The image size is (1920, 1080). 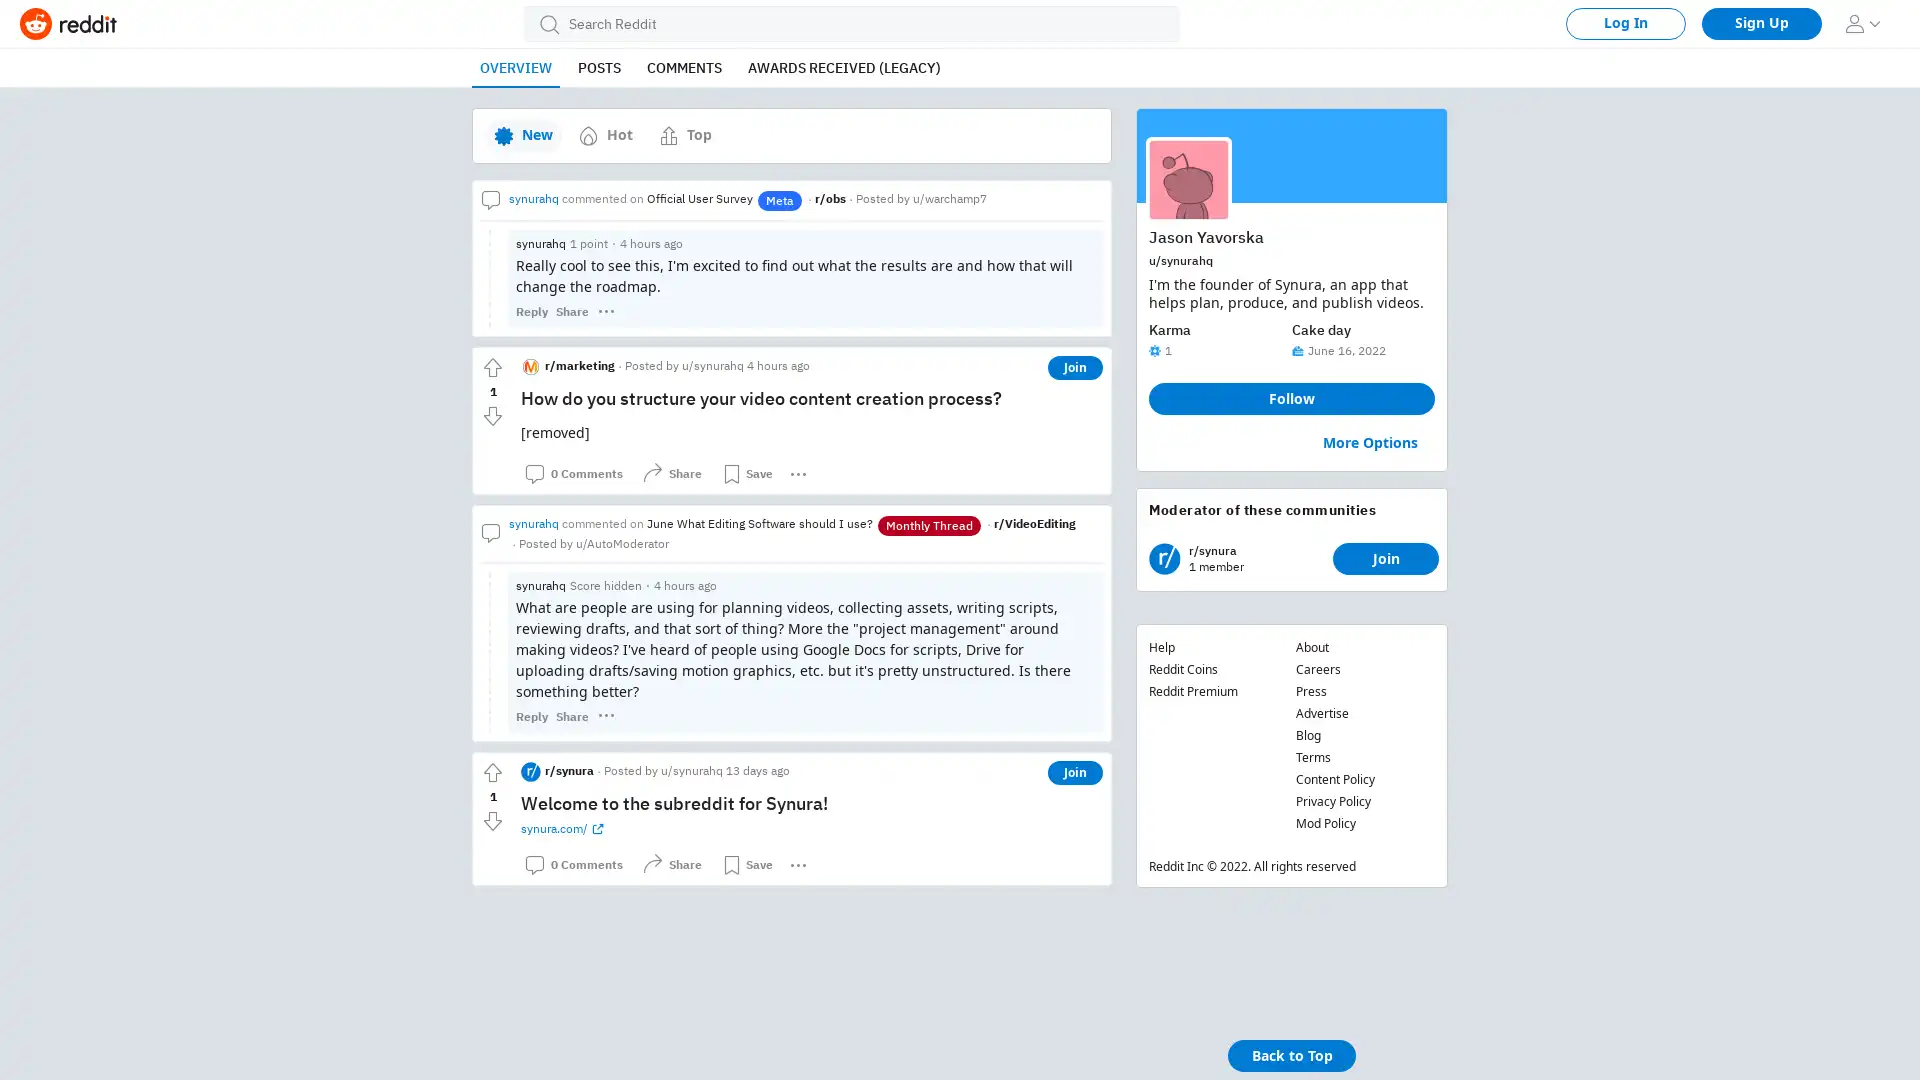 What do you see at coordinates (1074, 367) in the screenshot?
I see `Join` at bounding box center [1074, 367].